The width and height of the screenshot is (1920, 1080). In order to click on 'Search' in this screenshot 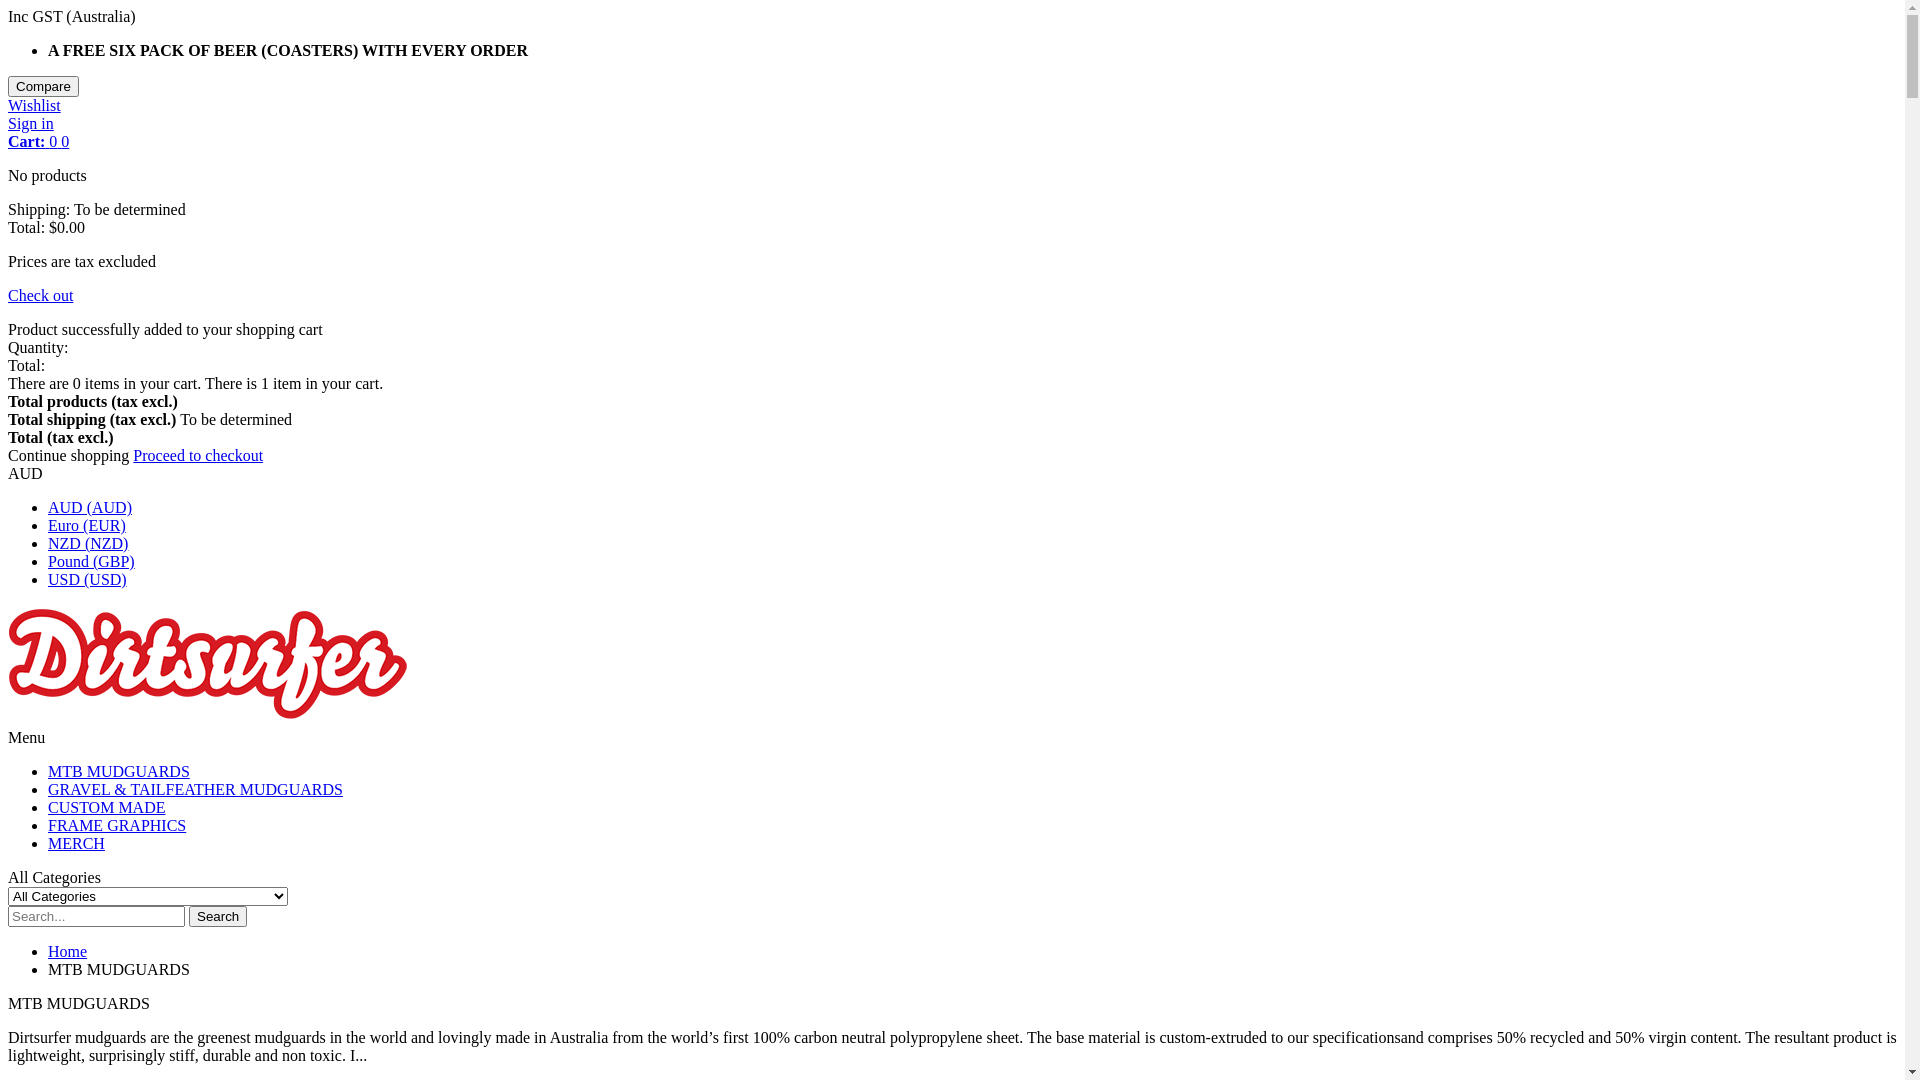, I will do `click(217, 916)`.